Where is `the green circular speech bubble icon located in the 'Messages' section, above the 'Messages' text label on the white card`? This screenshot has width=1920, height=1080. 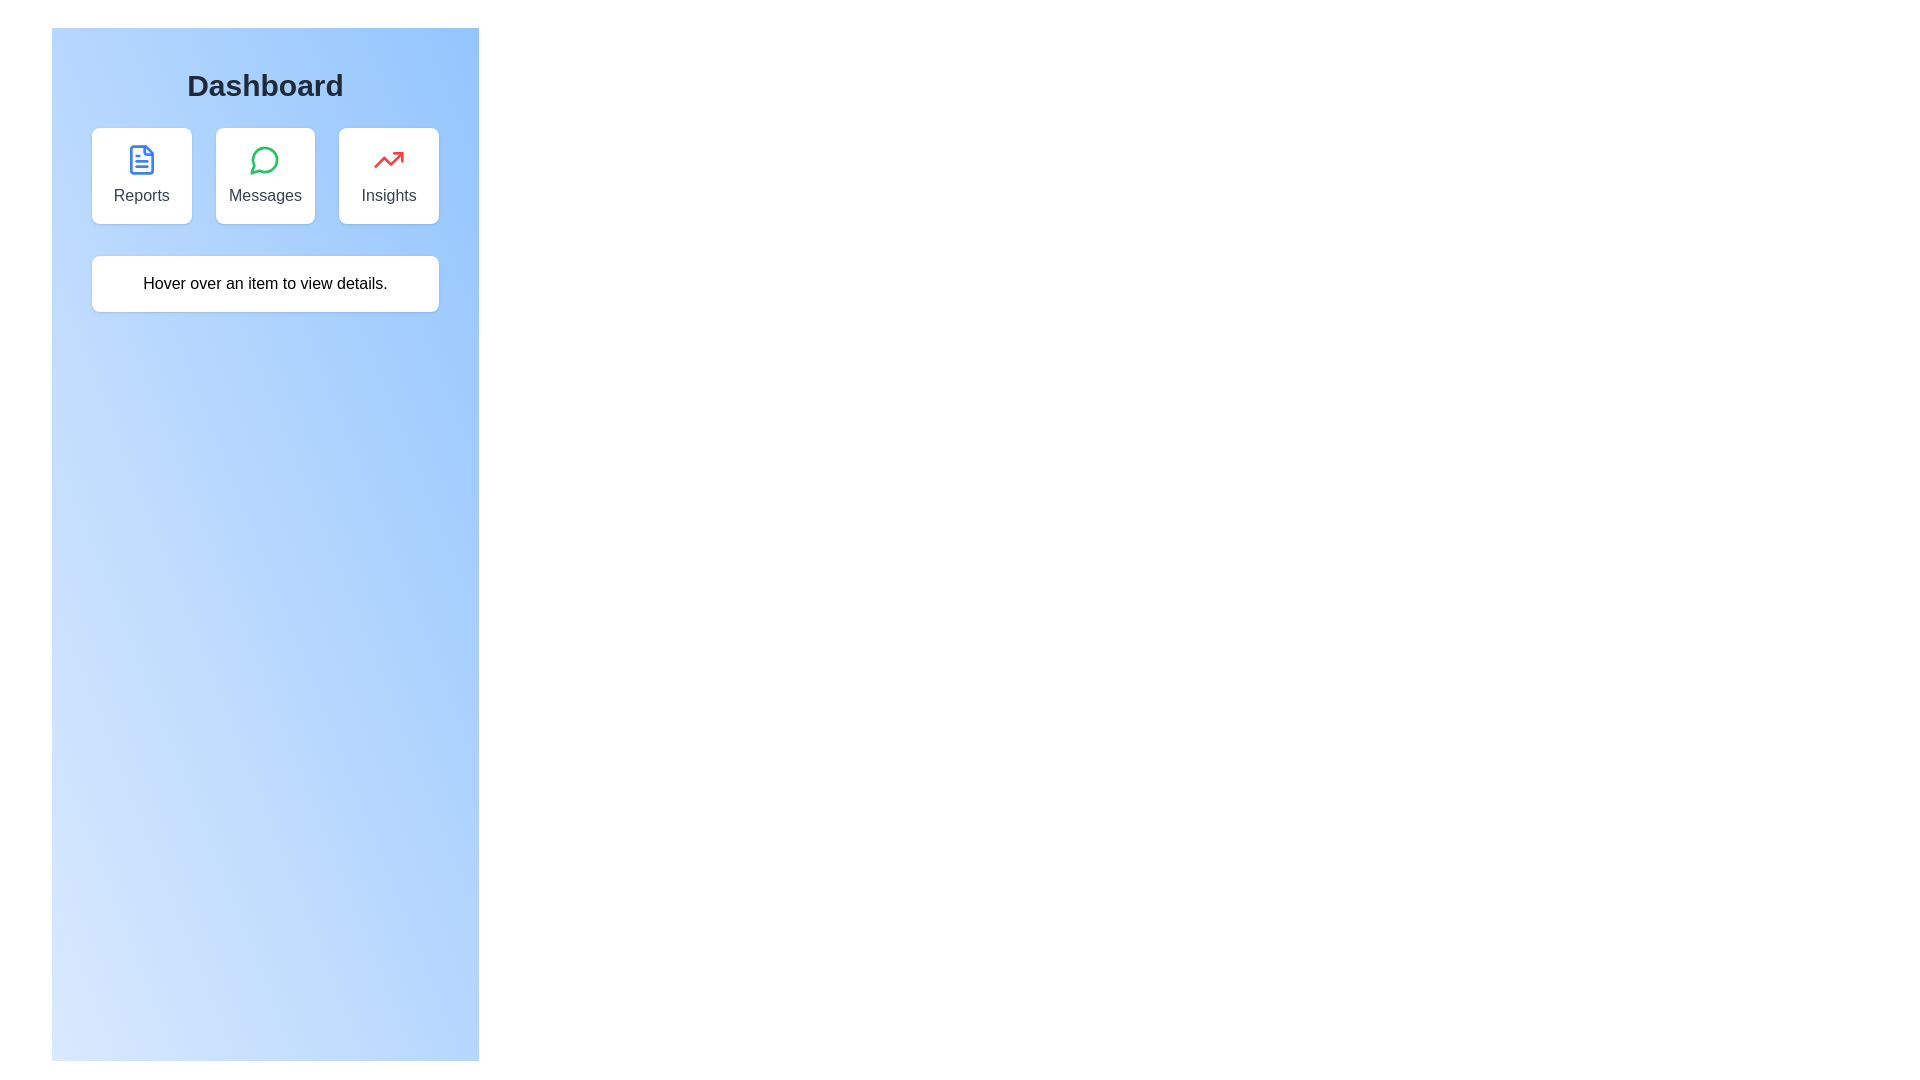
the green circular speech bubble icon located in the 'Messages' section, above the 'Messages' text label on the white card is located at coordinates (264, 158).